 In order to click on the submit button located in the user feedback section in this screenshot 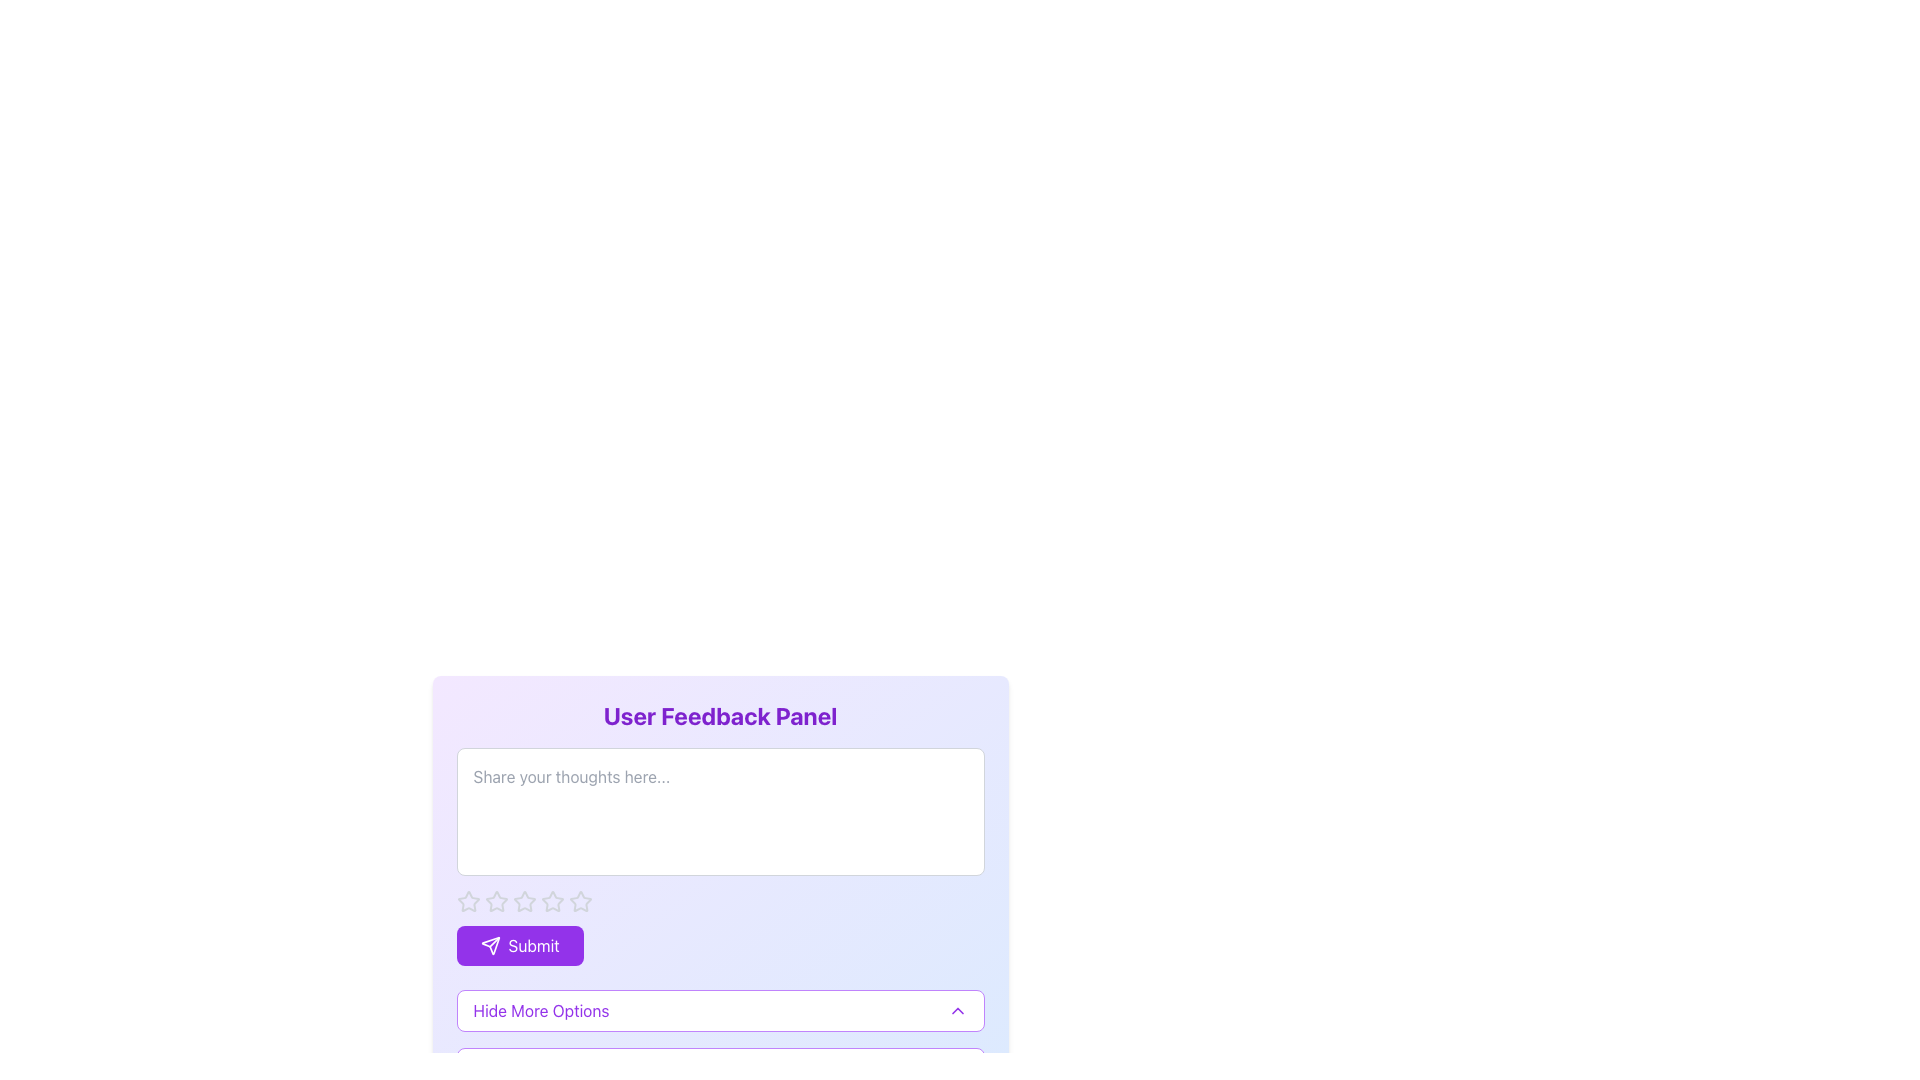, I will do `click(520, 945)`.